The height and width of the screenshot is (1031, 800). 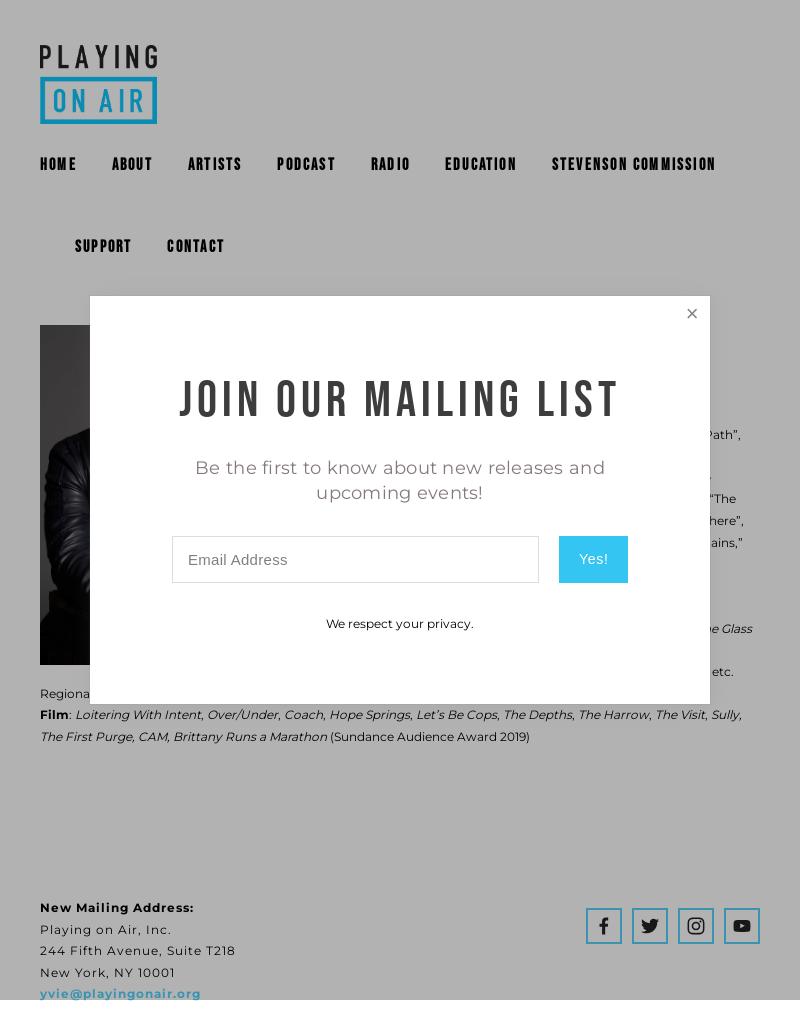 What do you see at coordinates (575, 671) in the screenshot?
I see `'Where We’re Born'` at bounding box center [575, 671].